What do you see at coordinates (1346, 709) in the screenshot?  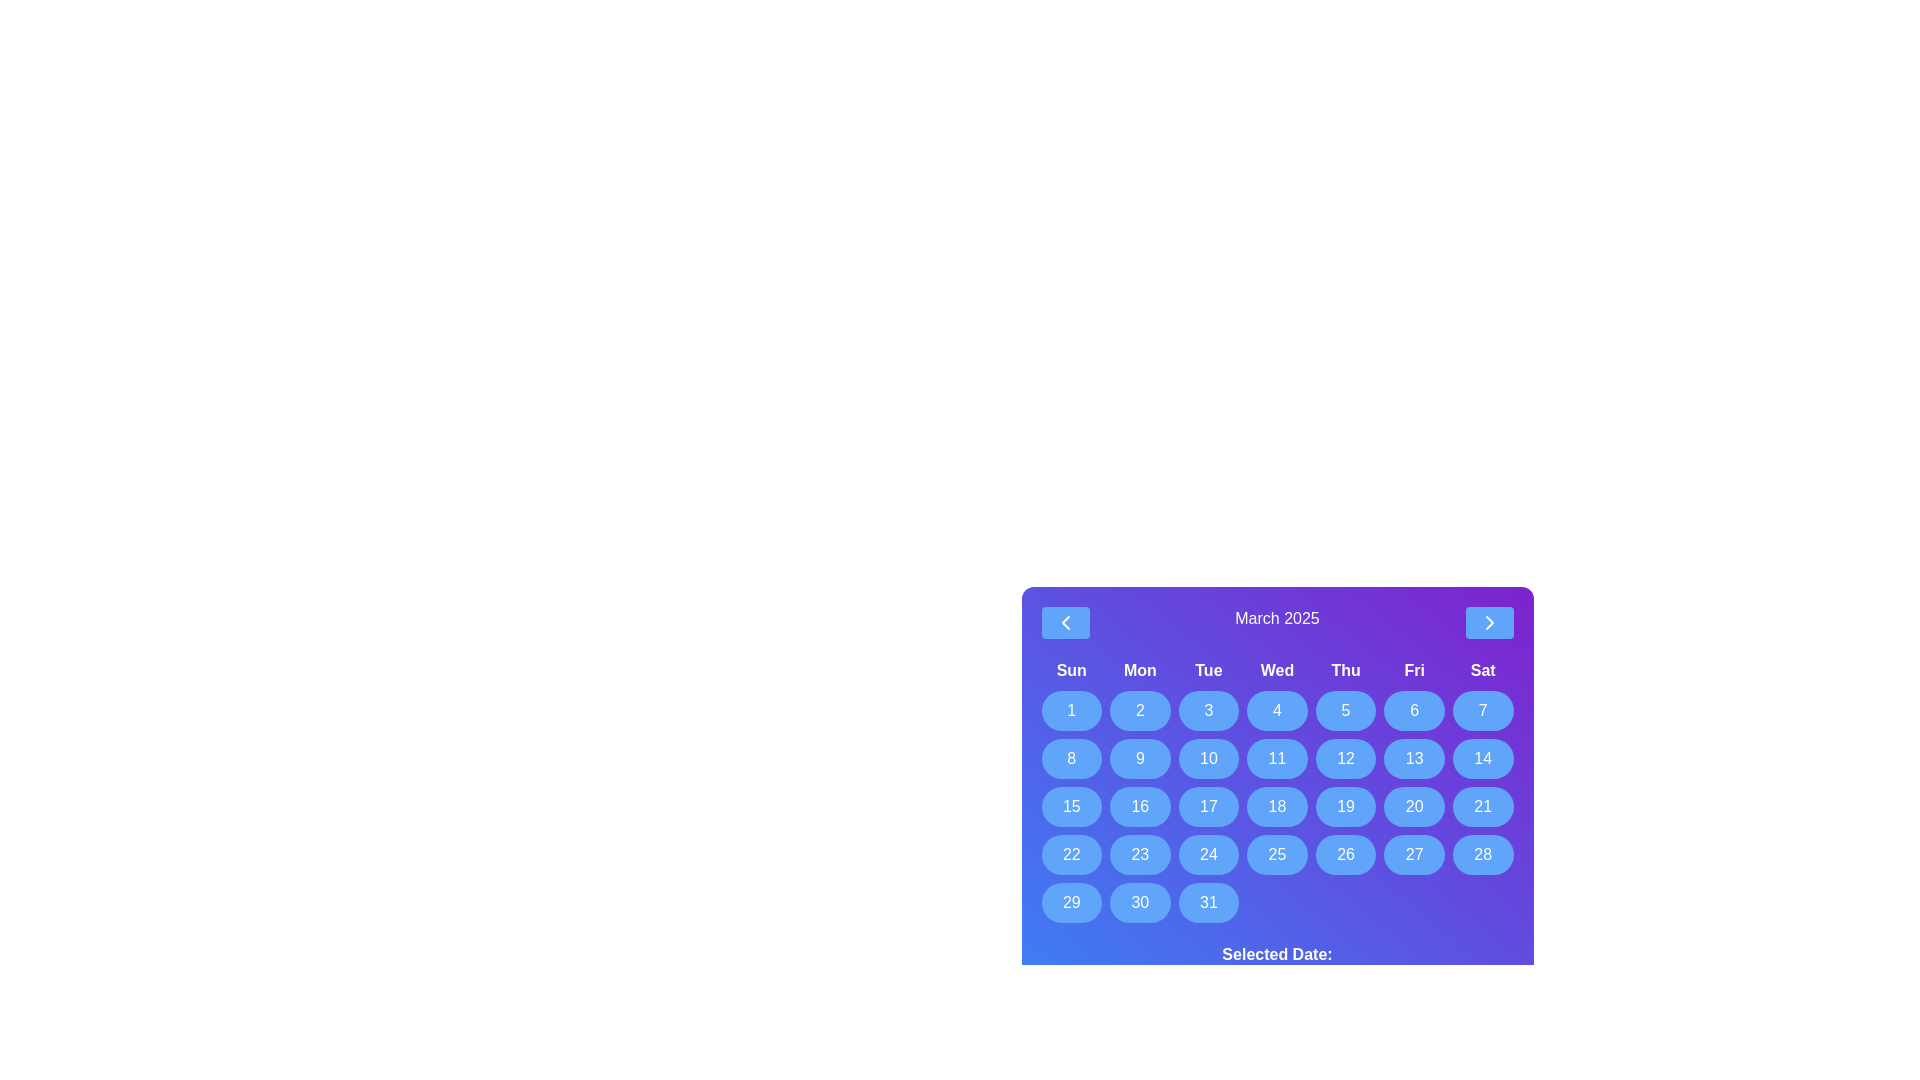 I see `the button representing the 5th day of the month in the calendar grid under the 'Thu' column` at bounding box center [1346, 709].